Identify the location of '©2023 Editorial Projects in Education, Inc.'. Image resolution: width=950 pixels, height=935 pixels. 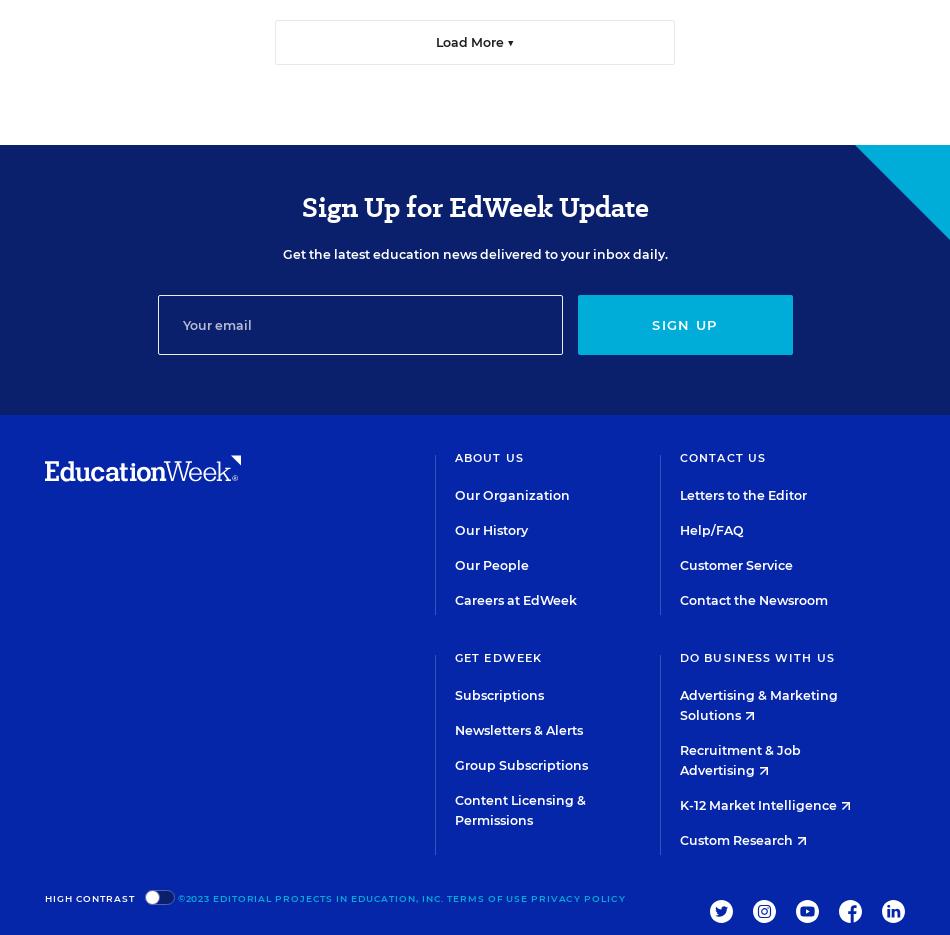
(309, 897).